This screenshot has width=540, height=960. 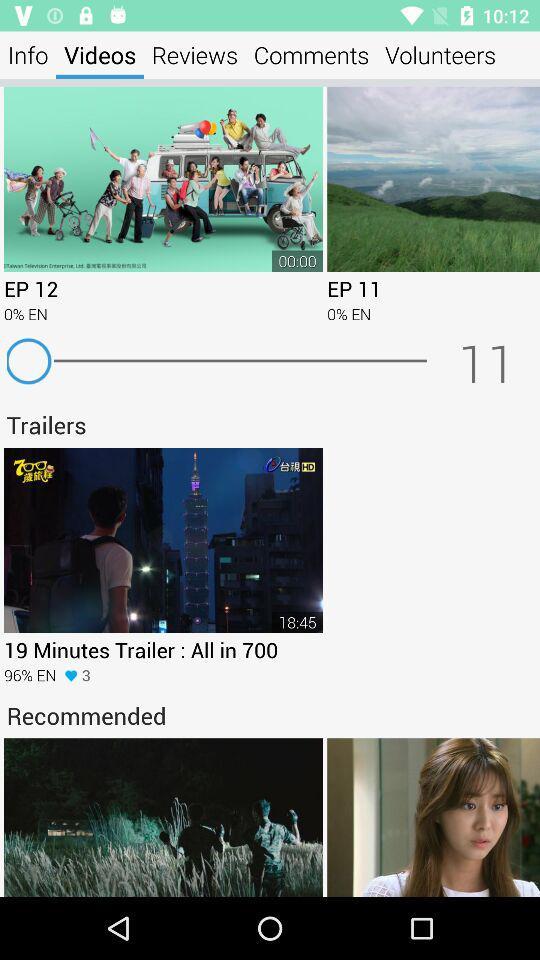 I want to click on the info, so click(x=27, y=54).